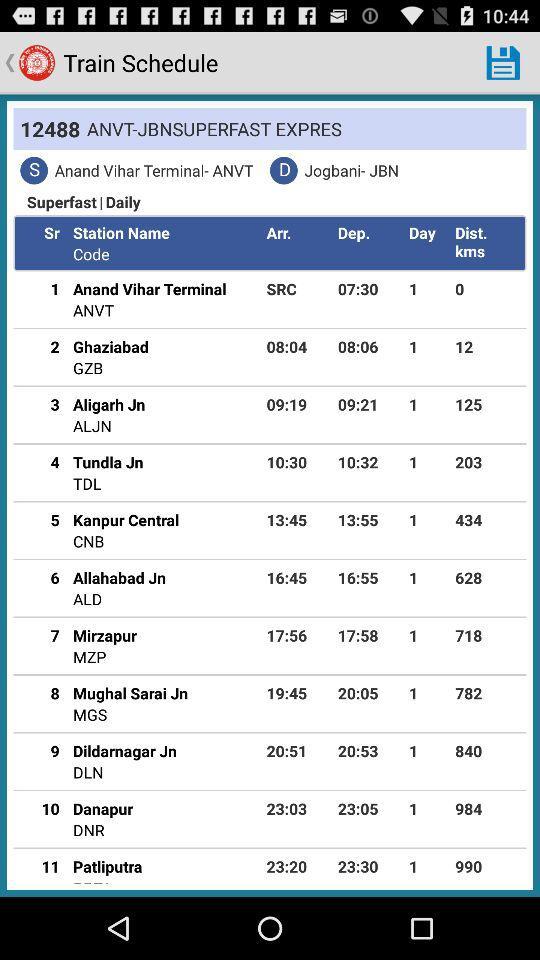  Describe the element at coordinates (86, 482) in the screenshot. I see `the item next to the 10:30` at that location.